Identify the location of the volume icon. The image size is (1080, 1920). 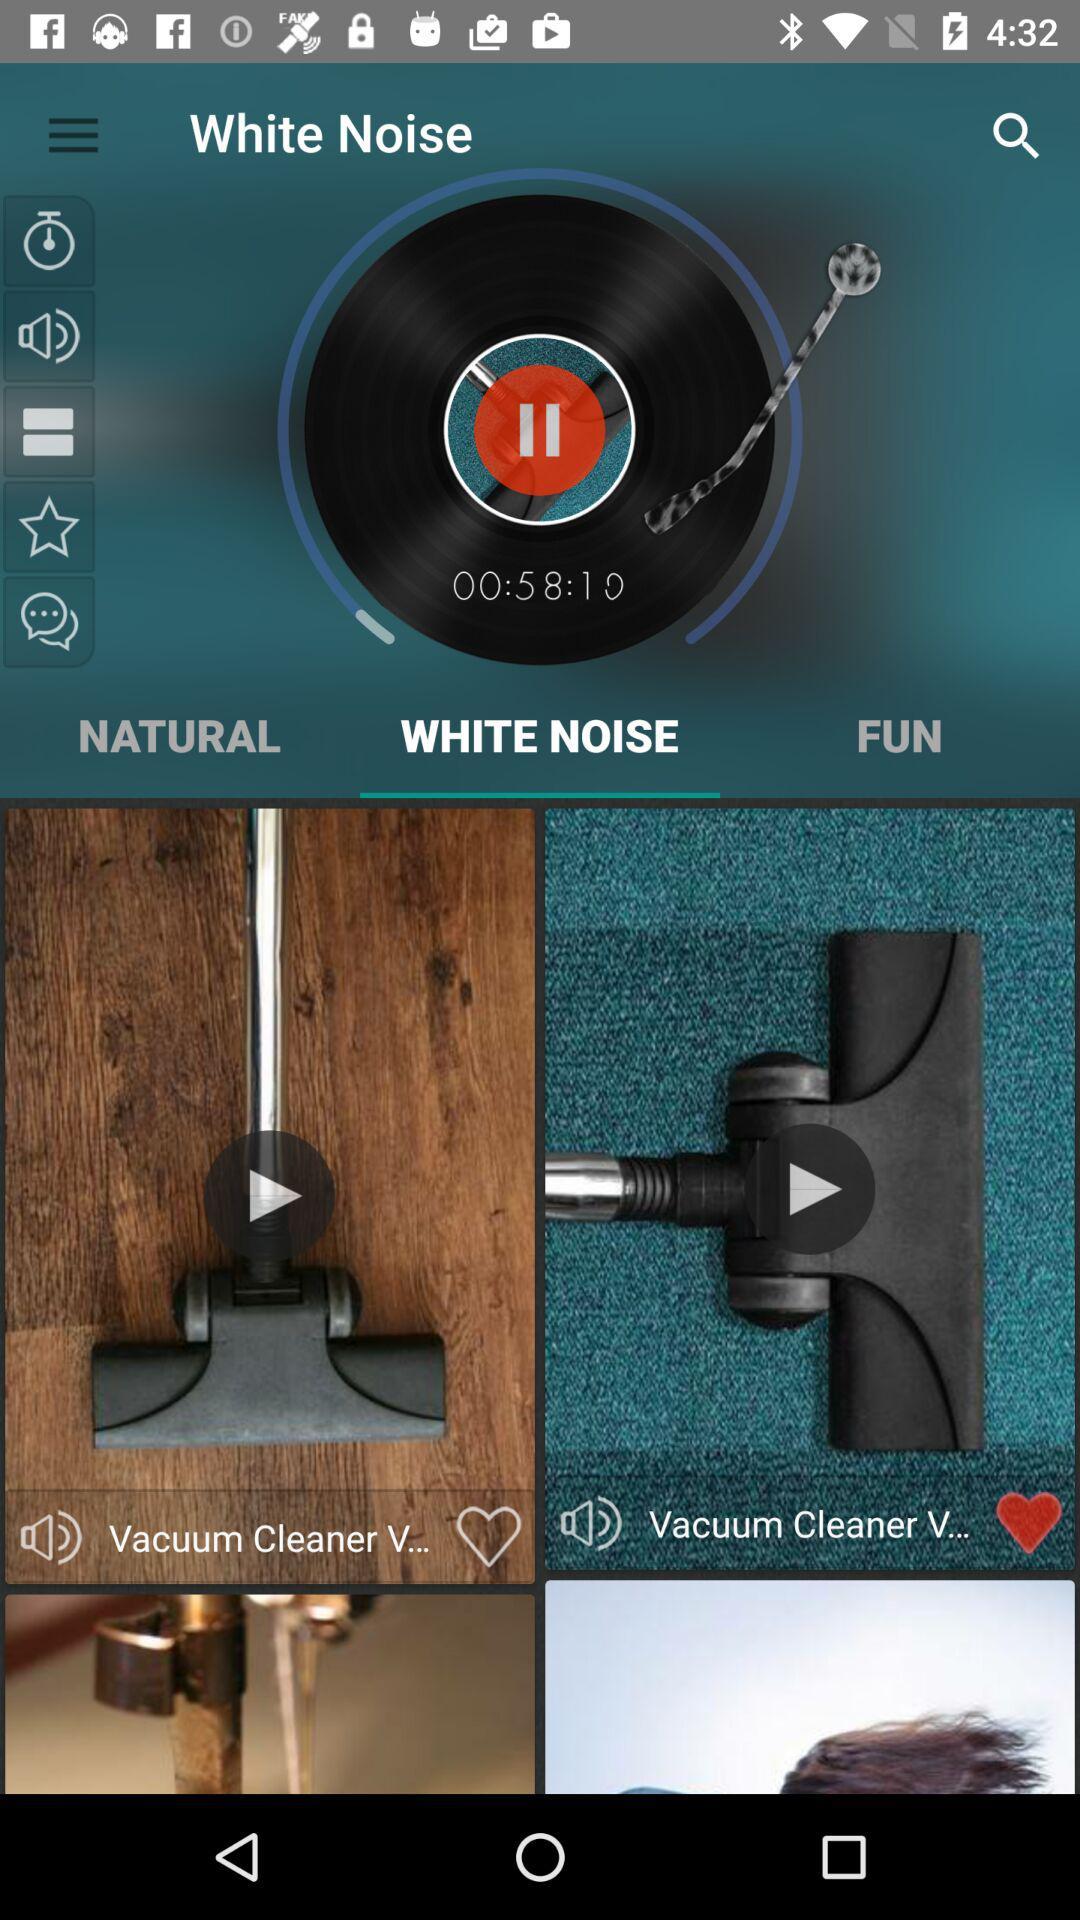
(48, 336).